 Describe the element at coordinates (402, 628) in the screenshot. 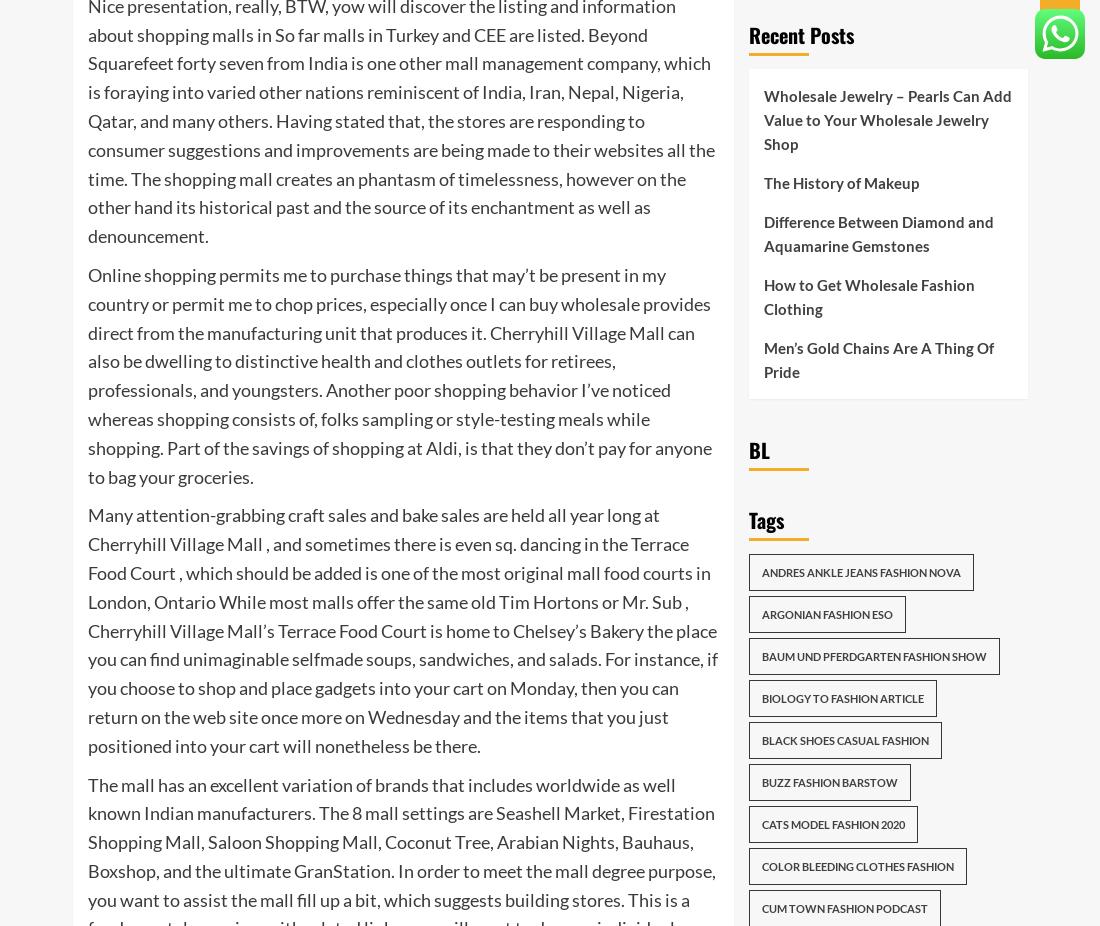

I see `'Many attention-grabbing craft sales and bake sales are held all year long at Cherryhill Village Mall , and sometimes there is even sq. dancing in the Terrace Food Court , which should be added is one of the most original mall food courts in London, Ontario While most malls offer the same old Tim Hortons or Mr. Sub , Cherryhill Village Mall’s Terrace Food Court is home to Chelsey’s Bakery the place you can find unimaginable selfmade soups, sandwiches, and salads. For instance, if you choose to shop and place gadgets into your cart on Monday, then you can return on the web site once more on Wednesday and the items that you just positioned into your cart will nonetheless be there.'` at that location.